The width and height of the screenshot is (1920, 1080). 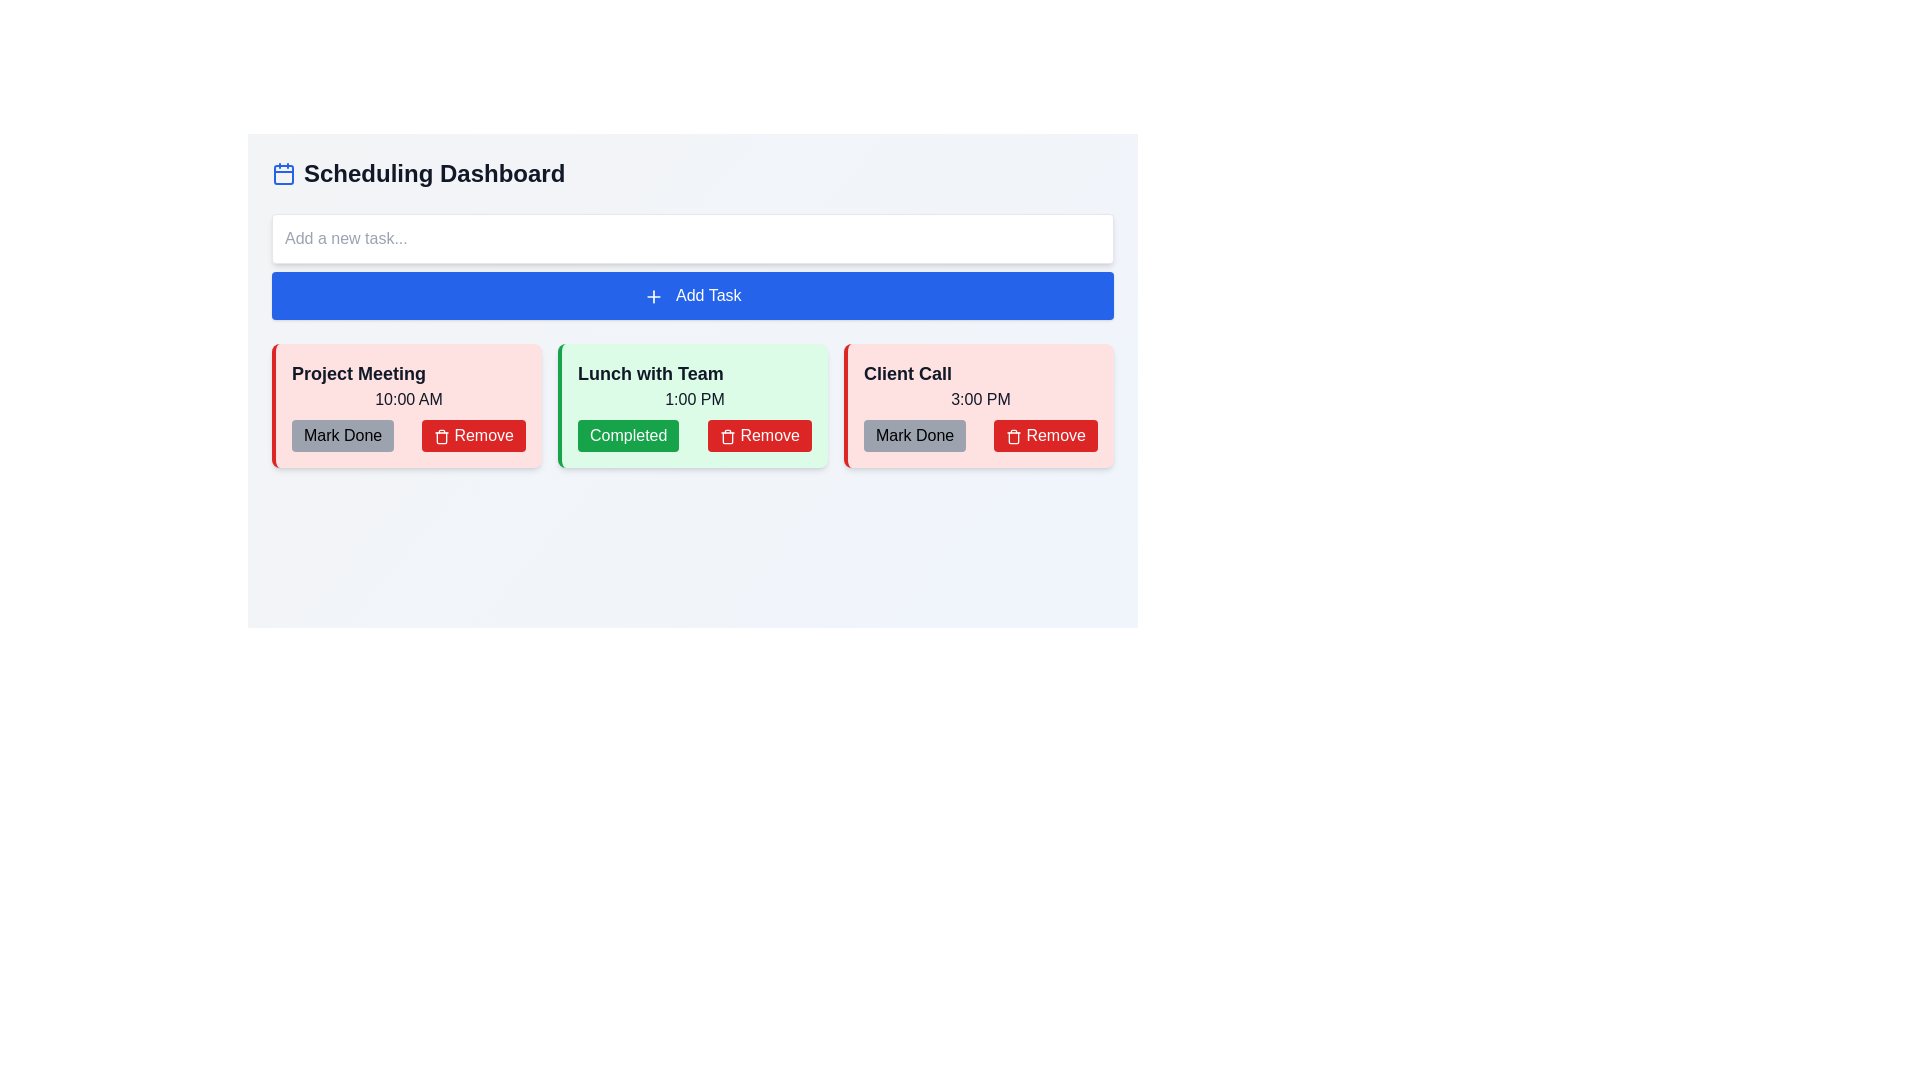 I want to click on the 'Scheduling Dashboard' text label, which is a large, bold title located at the top left of the interface, accompanied by a blue outlined calendar icon, so click(x=417, y=172).